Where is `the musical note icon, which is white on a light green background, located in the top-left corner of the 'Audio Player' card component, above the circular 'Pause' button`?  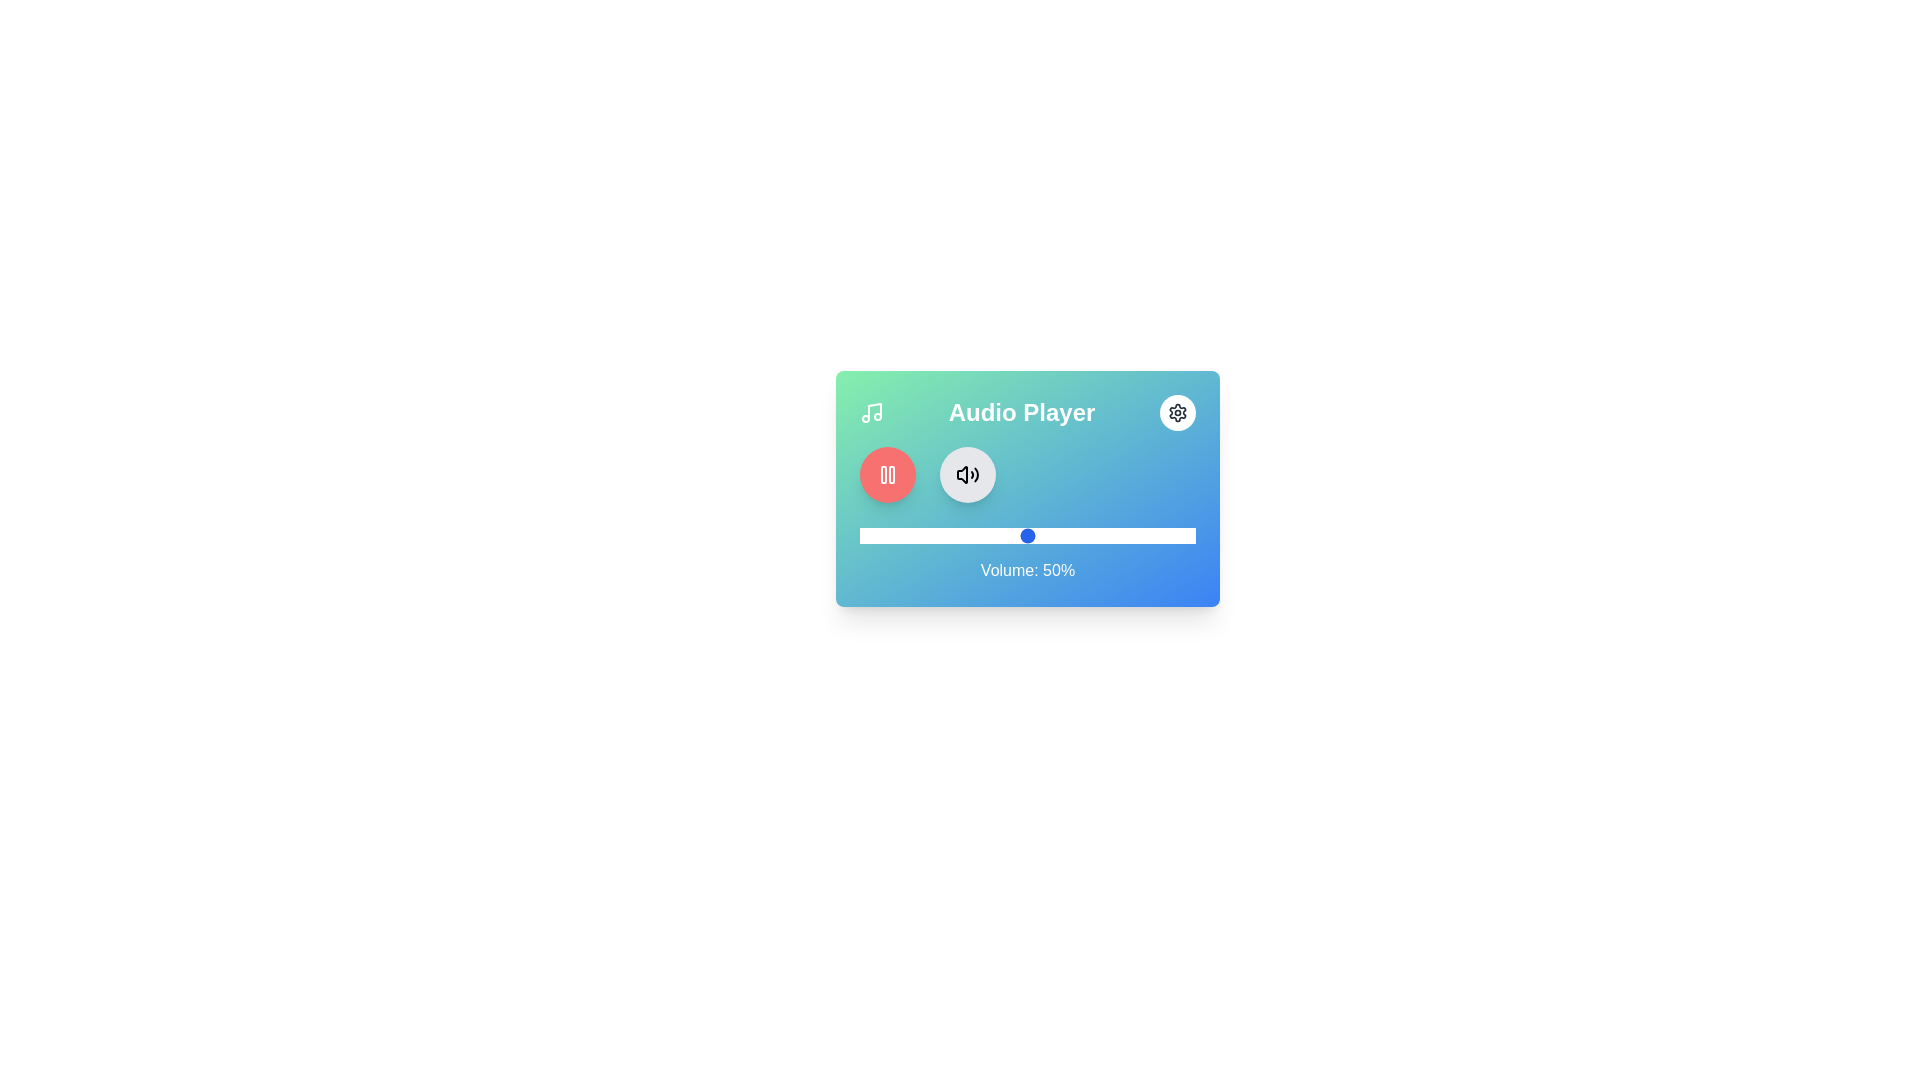
the musical note icon, which is white on a light green background, located in the top-left corner of the 'Audio Player' card component, above the circular 'Pause' button is located at coordinates (872, 411).